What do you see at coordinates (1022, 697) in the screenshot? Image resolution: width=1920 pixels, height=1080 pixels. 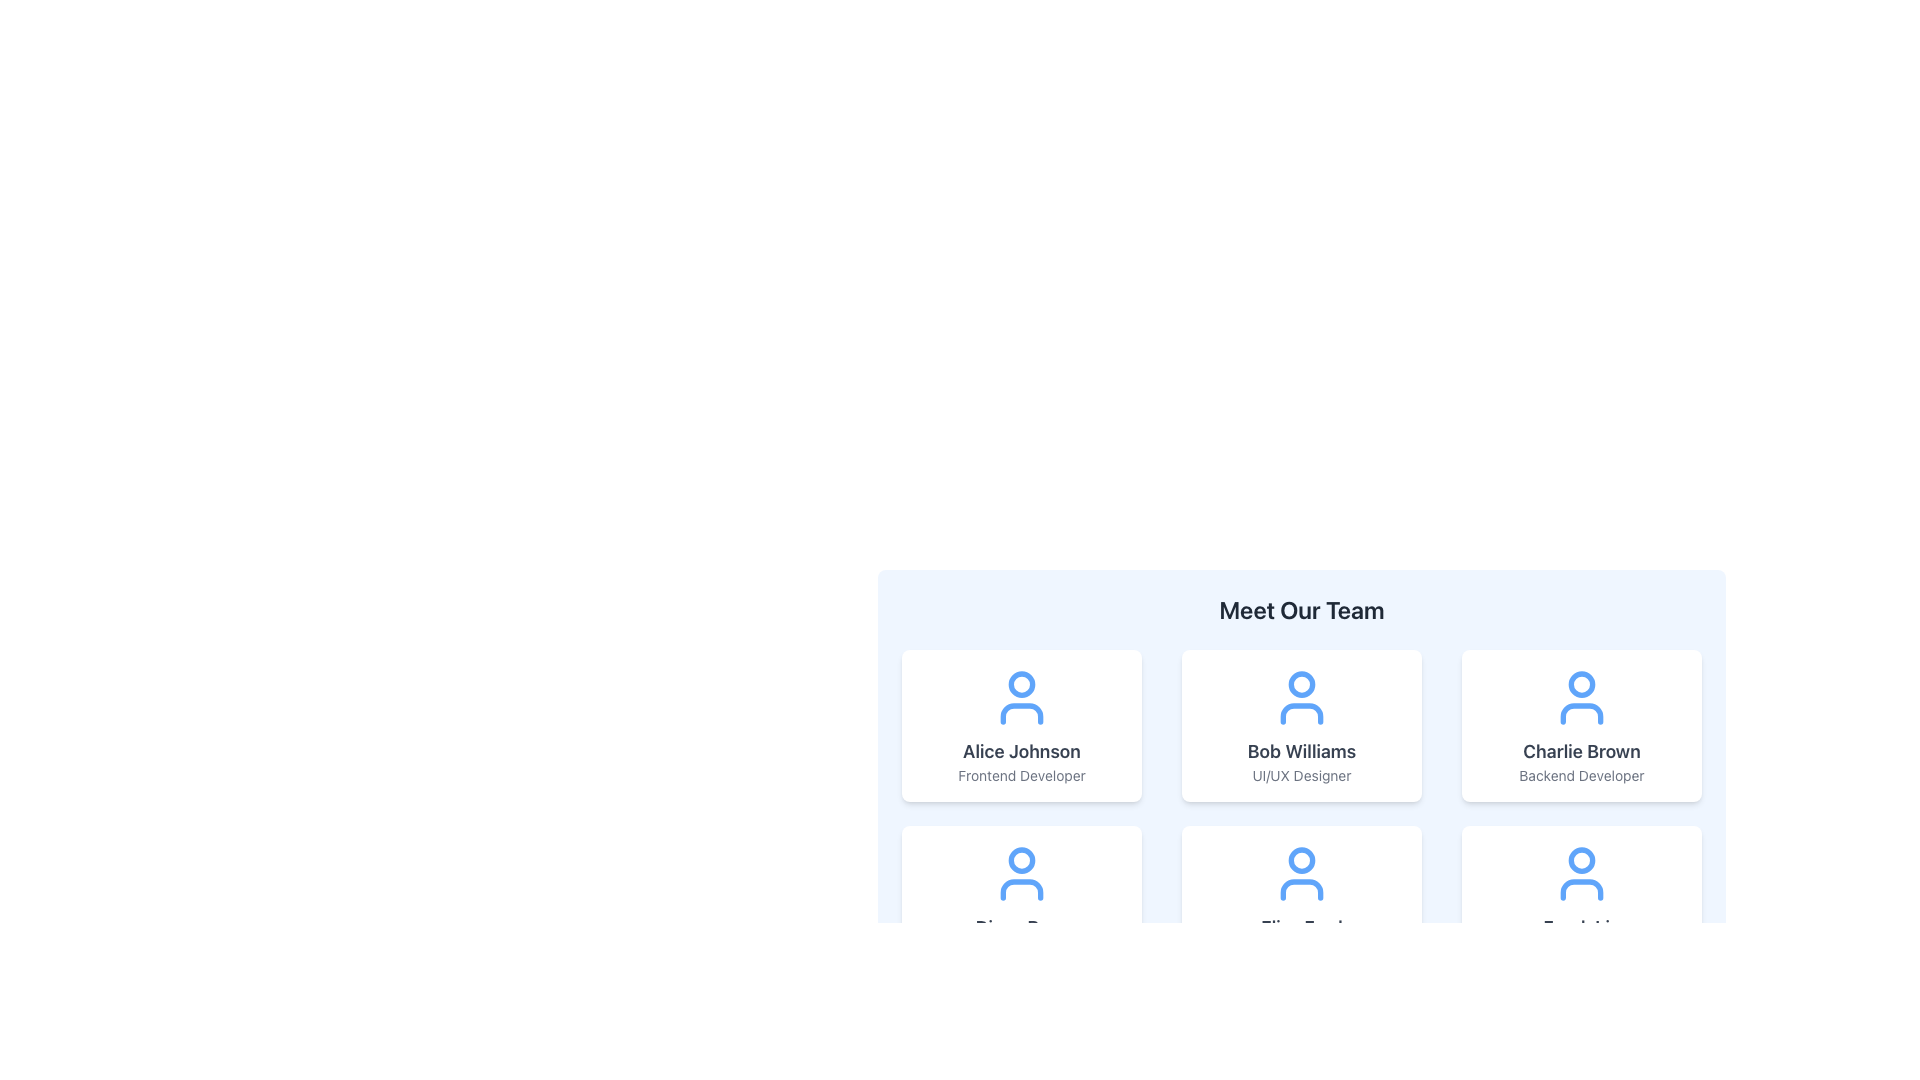 I see `the user profile icon represented by a blue circular head above a curved line resembling shoulders, located in the first column of the top row of the team member profiles grid` at bounding box center [1022, 697].